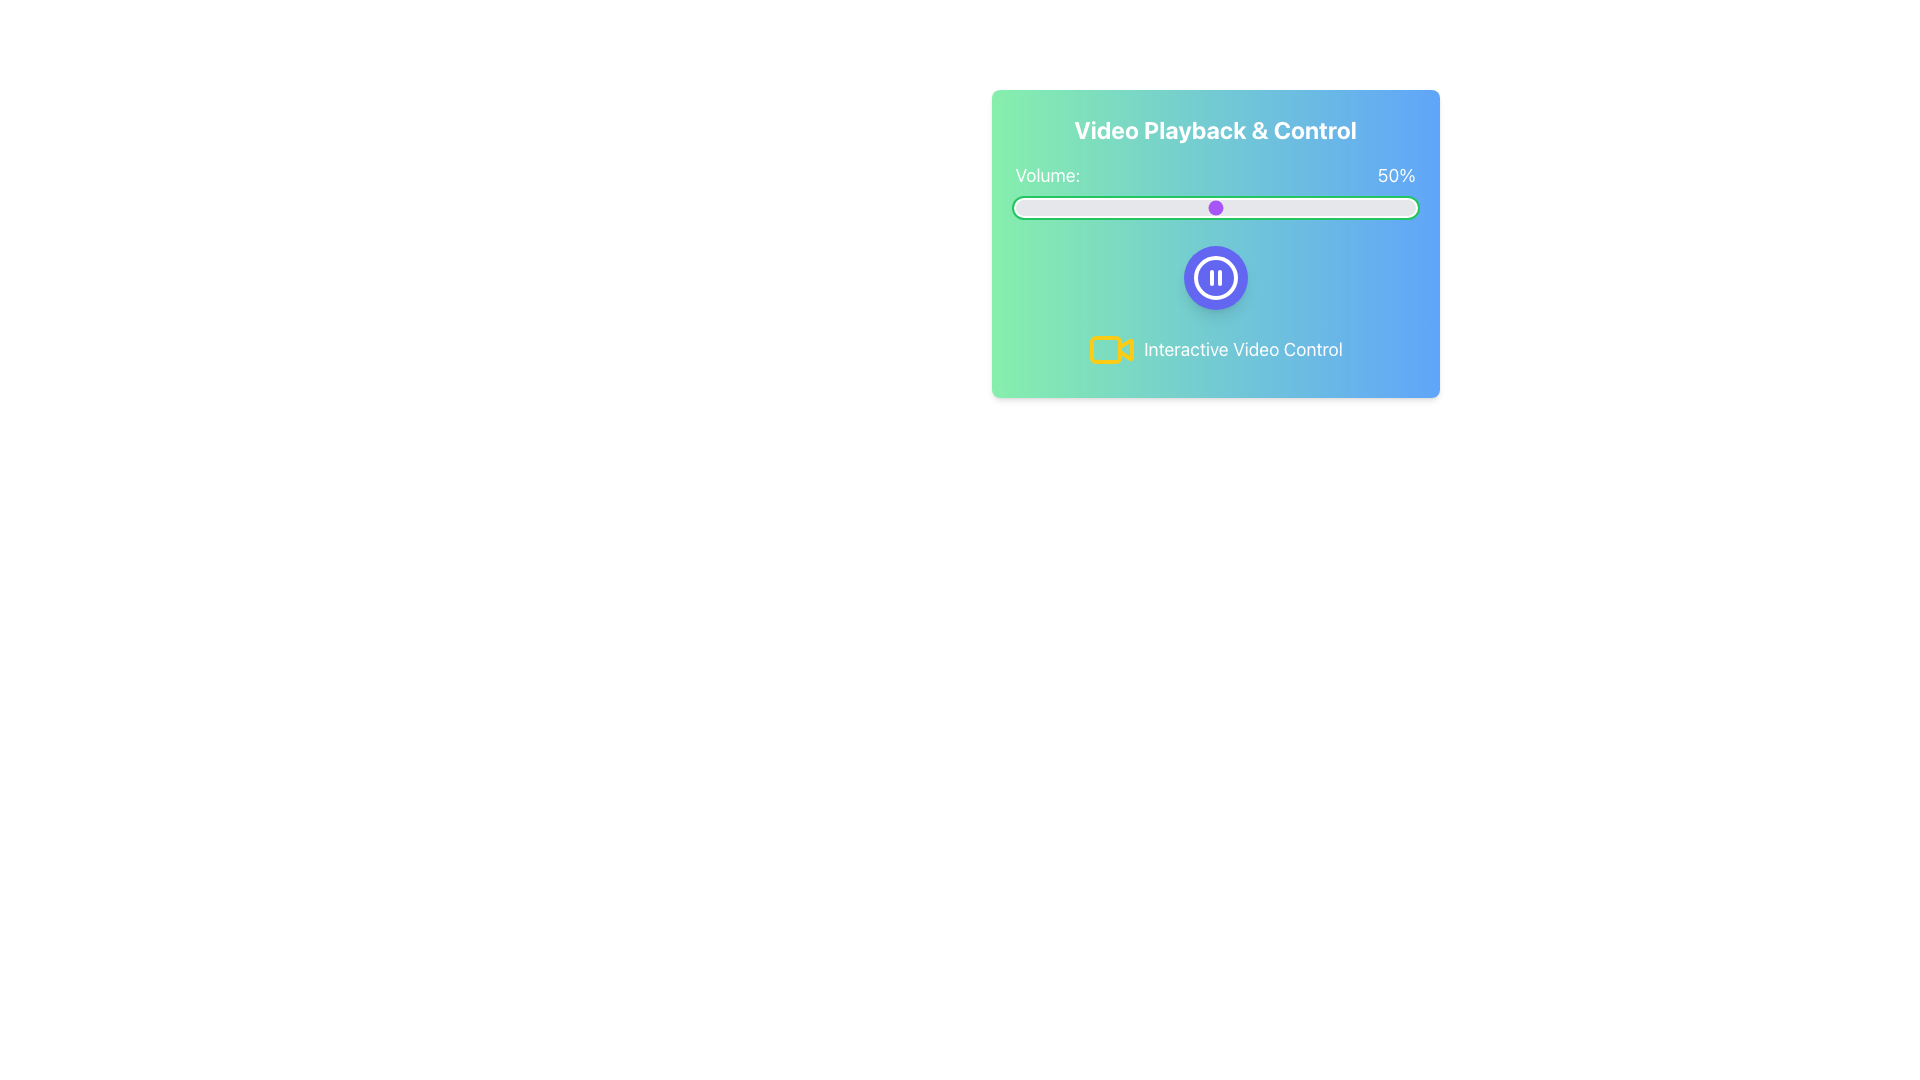 This screenshot has width=1920, height=1080. I want to click on the video camera icon located in the interactive video control section, which is positioned to the left of the text label 'Interactive Video Control', so click(1105, 349).